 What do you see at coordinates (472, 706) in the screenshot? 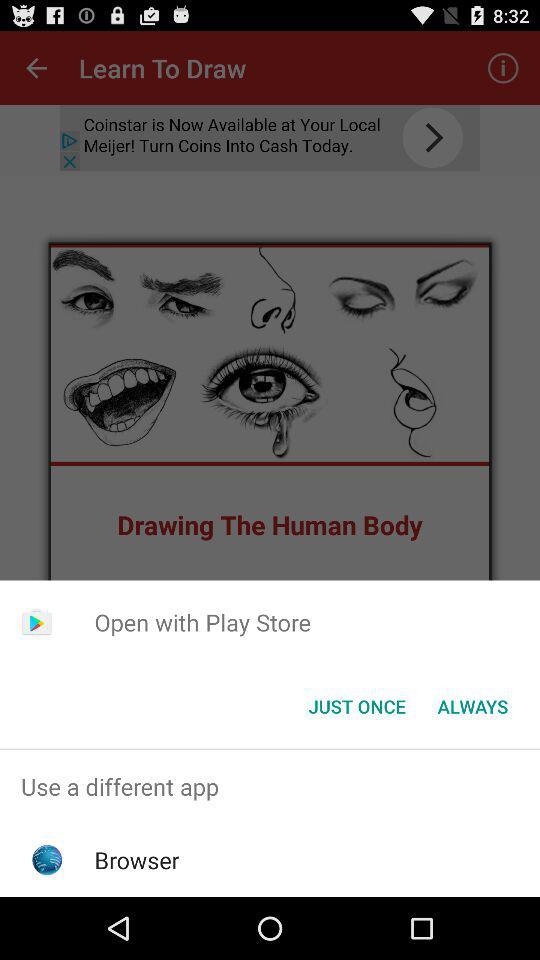
I see `always` at bounding box center [472, 706].